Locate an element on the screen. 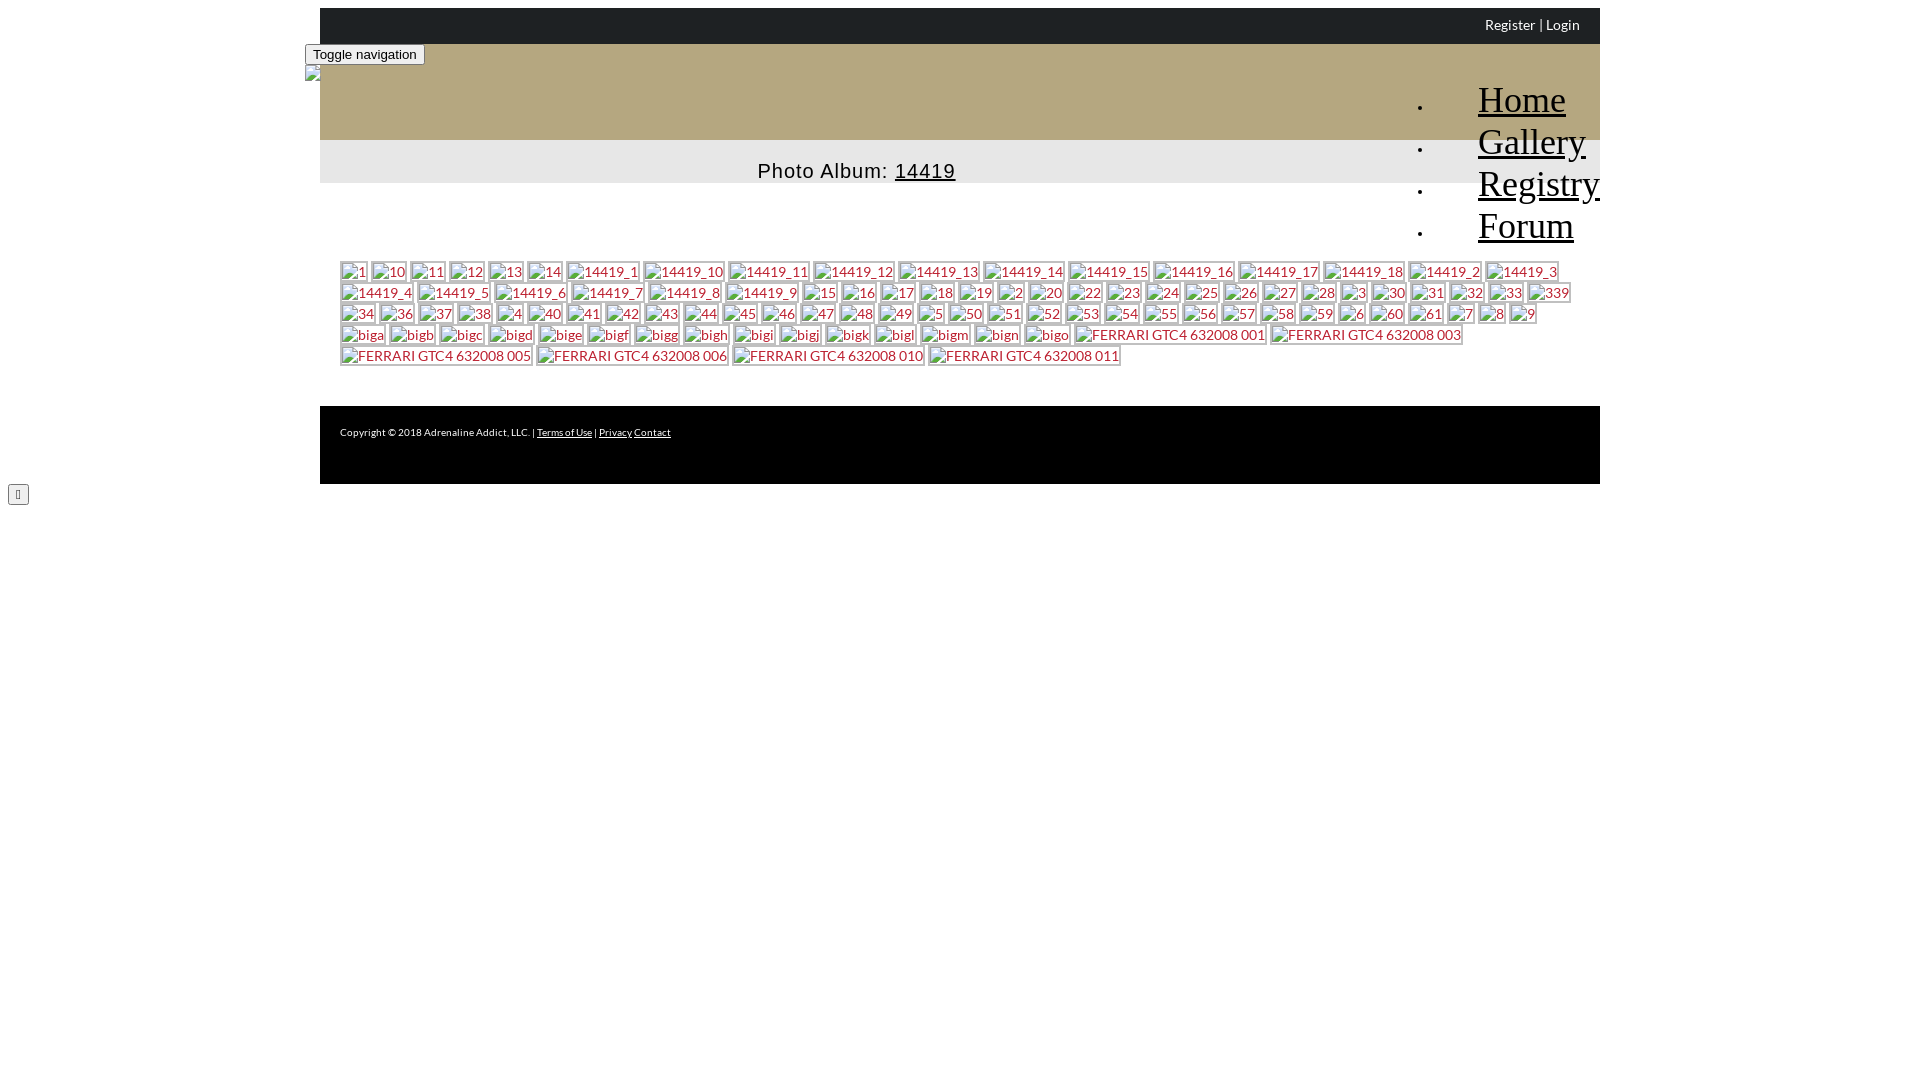  'Home' is located at coordinates (1499, 81).